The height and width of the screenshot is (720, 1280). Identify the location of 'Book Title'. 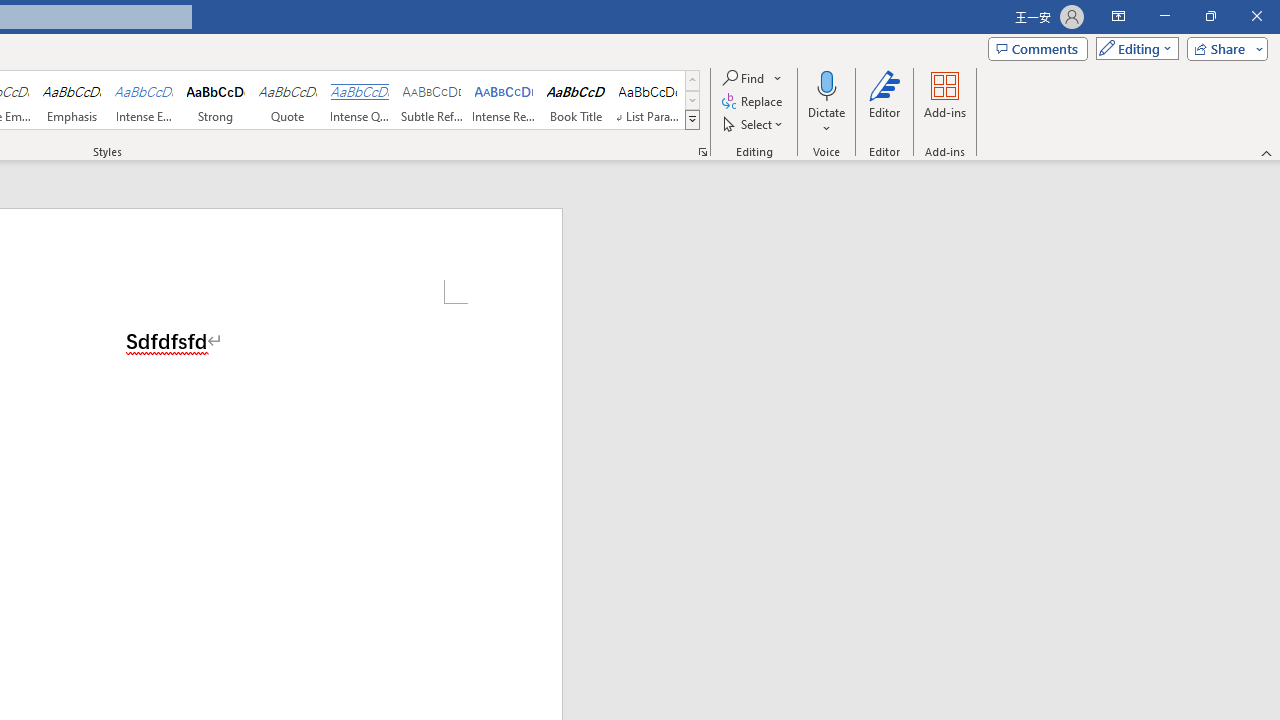
(575, 100).